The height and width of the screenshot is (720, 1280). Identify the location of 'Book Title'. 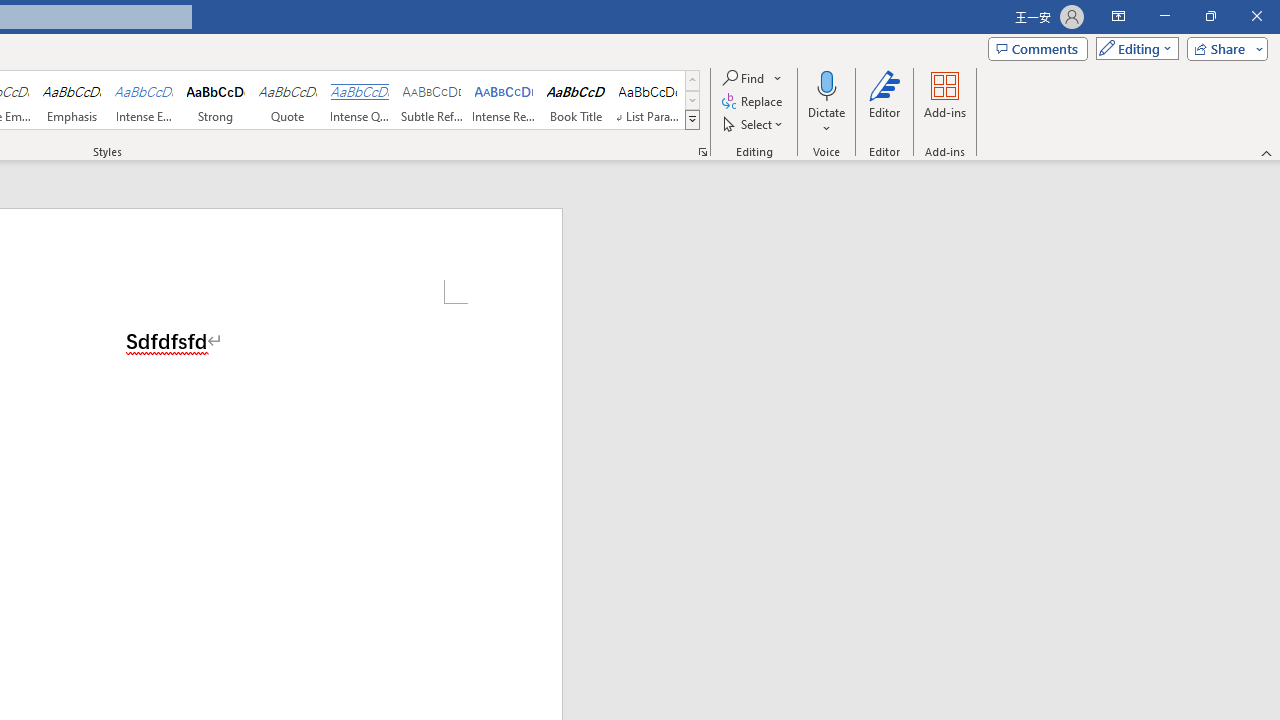
(575, 100).